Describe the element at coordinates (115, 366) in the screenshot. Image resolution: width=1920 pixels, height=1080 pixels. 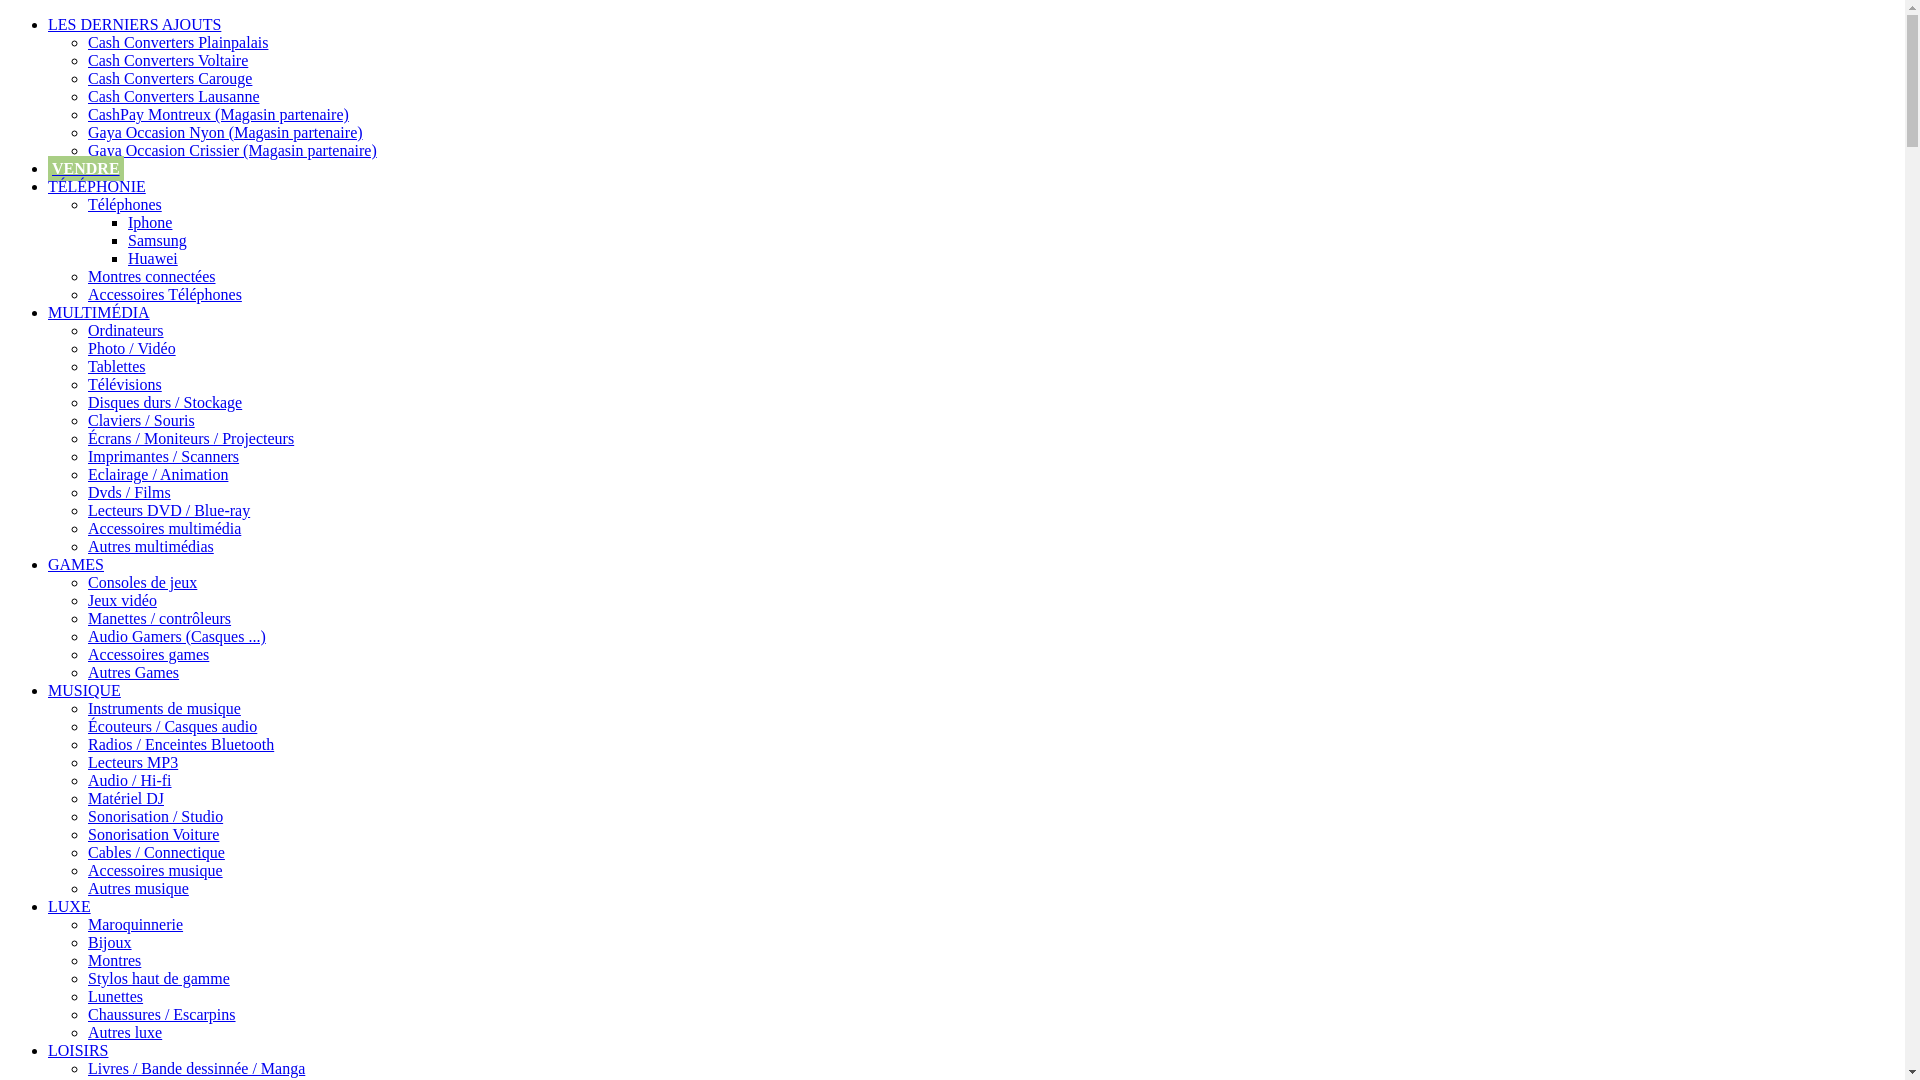
I see `'Tablettes'` at that location.